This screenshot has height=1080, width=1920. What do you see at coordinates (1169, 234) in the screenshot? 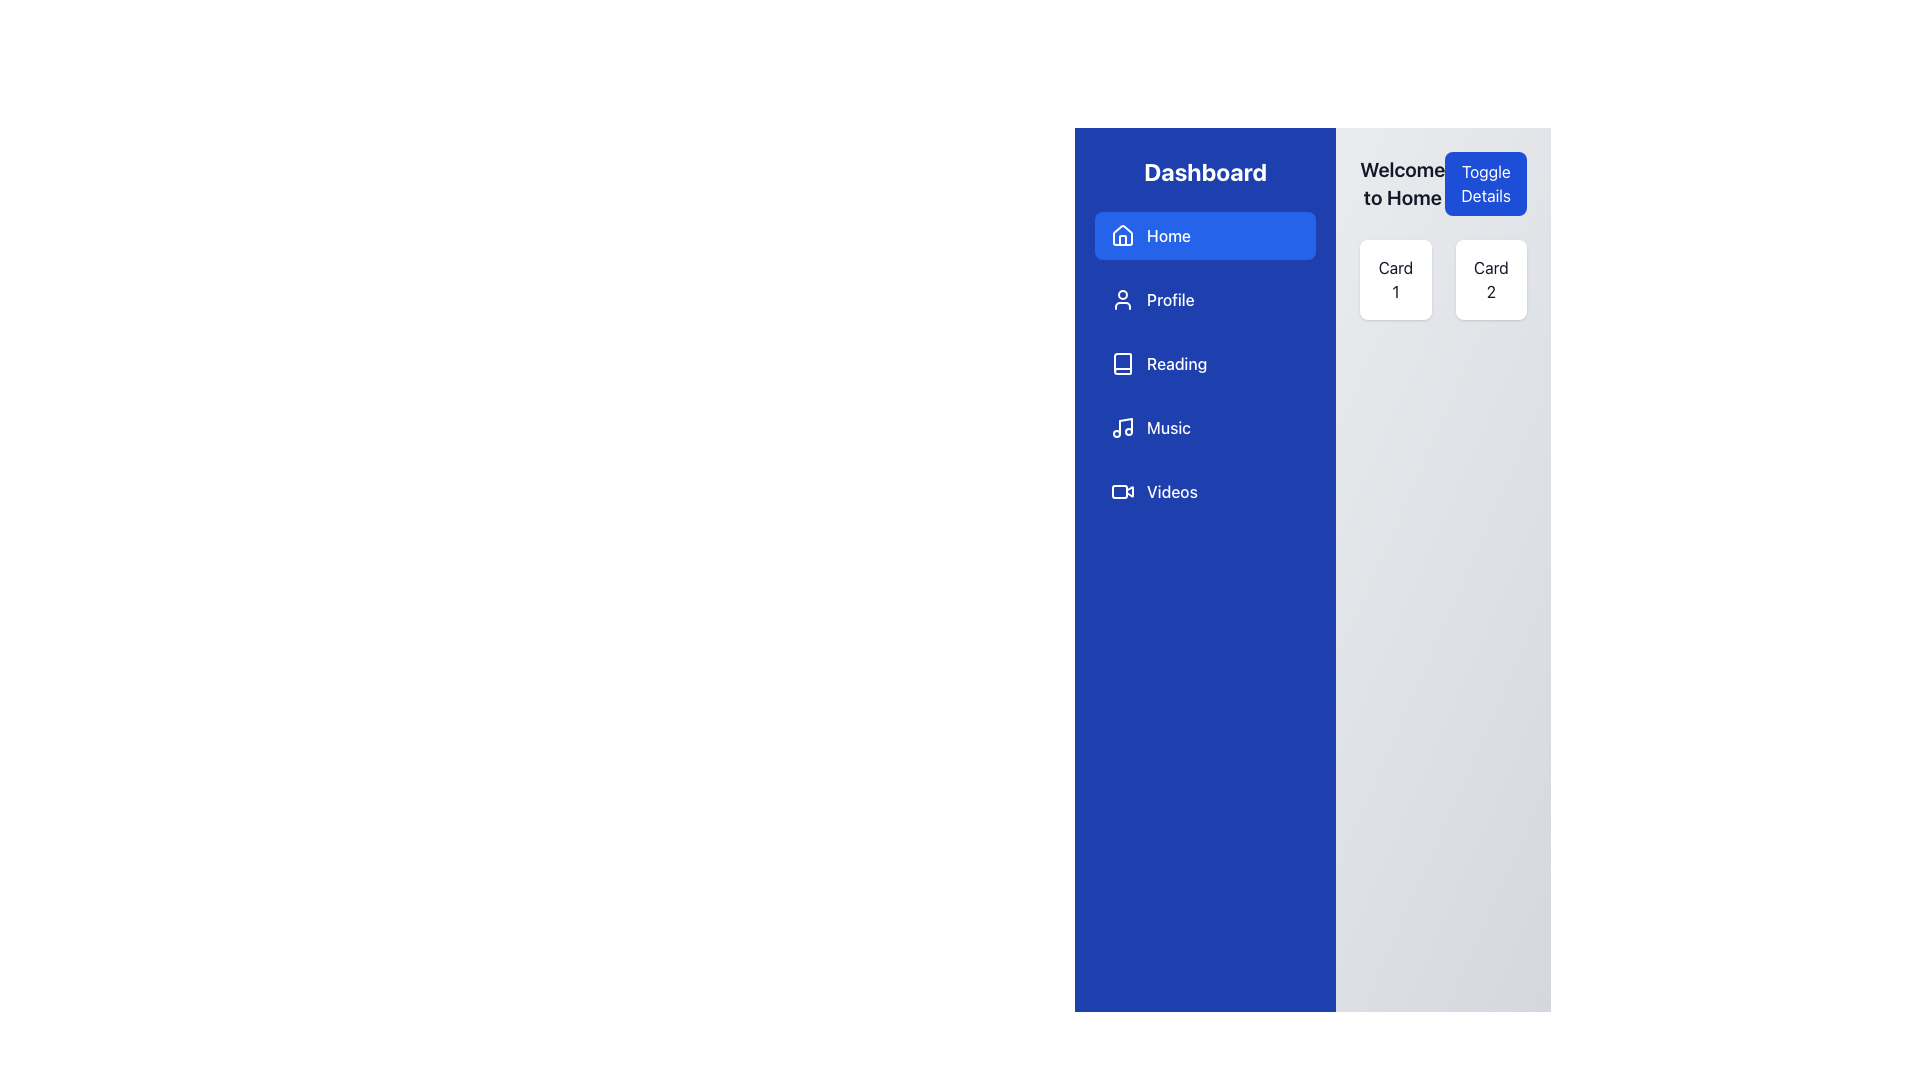
I see `the 'Home' label` at bounding box center [1169, 234].